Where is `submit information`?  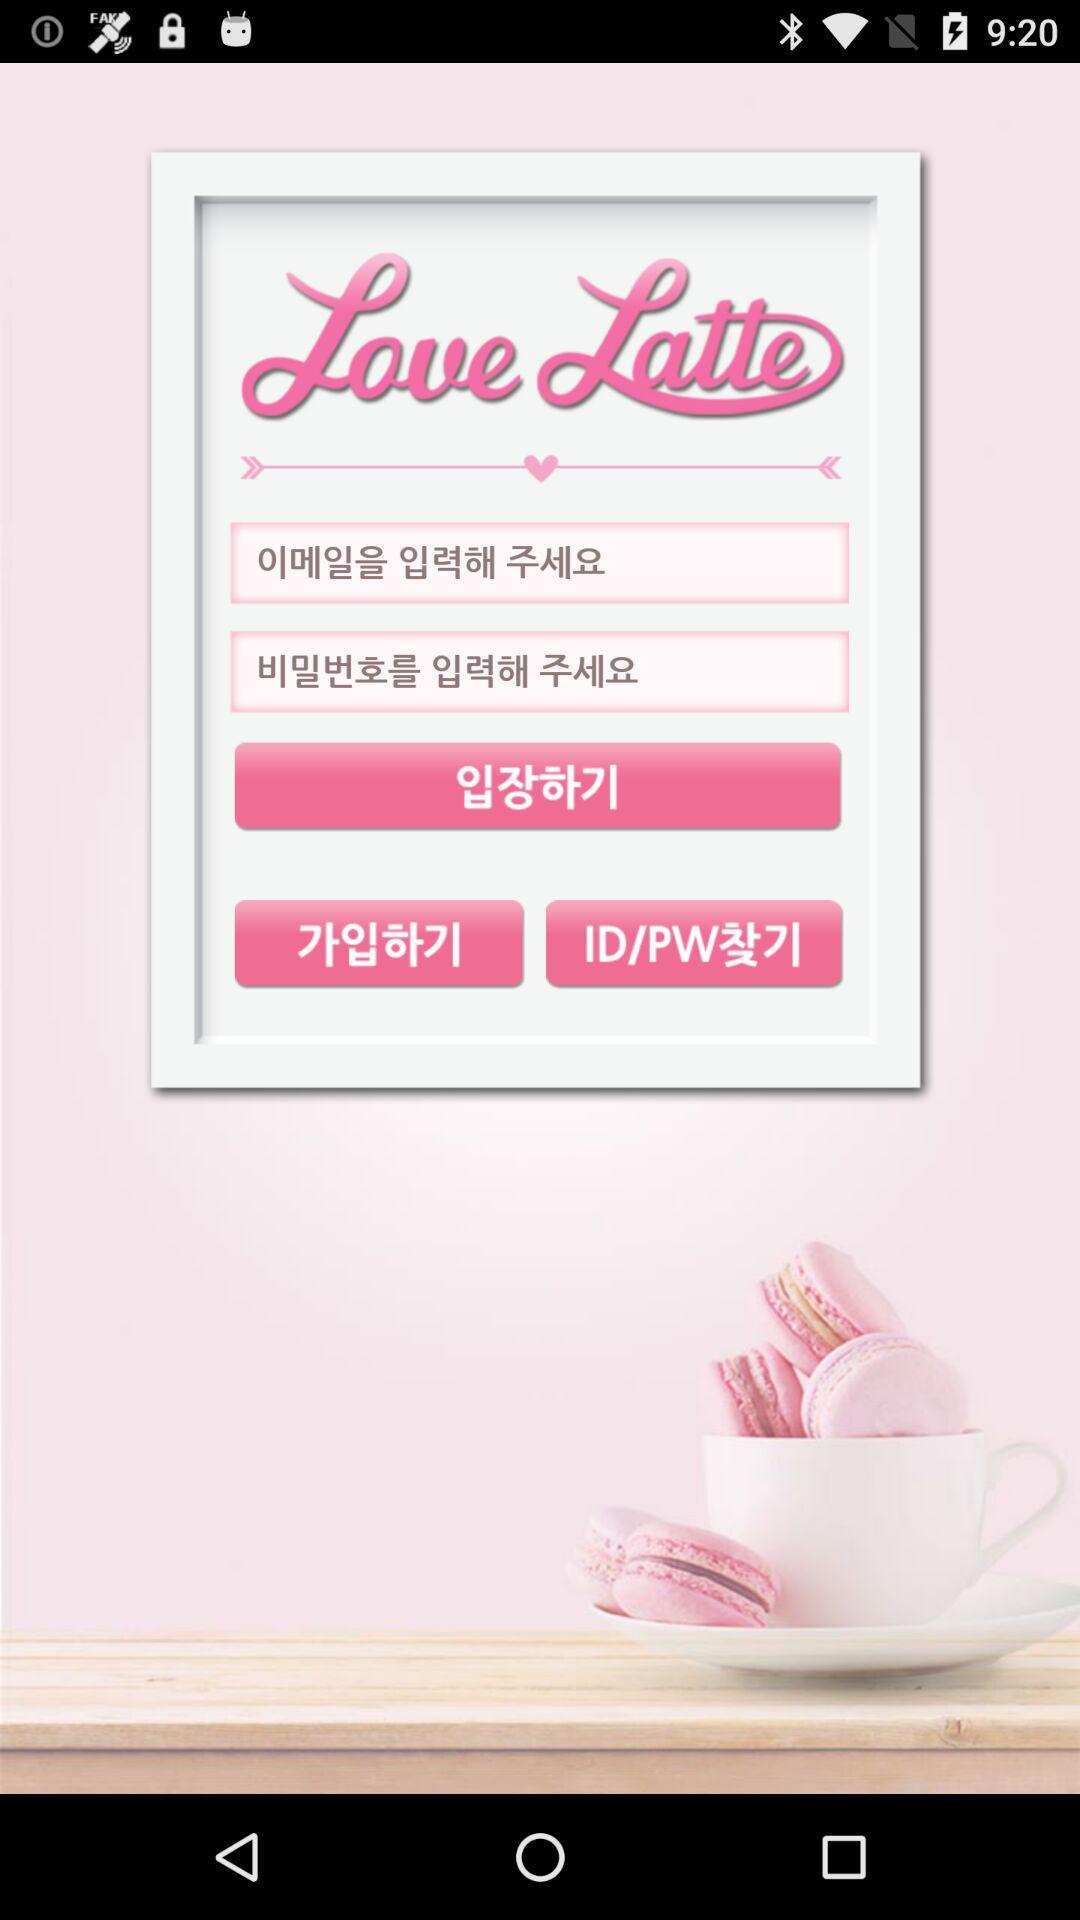 submit information is located at coordinates (537, 786).